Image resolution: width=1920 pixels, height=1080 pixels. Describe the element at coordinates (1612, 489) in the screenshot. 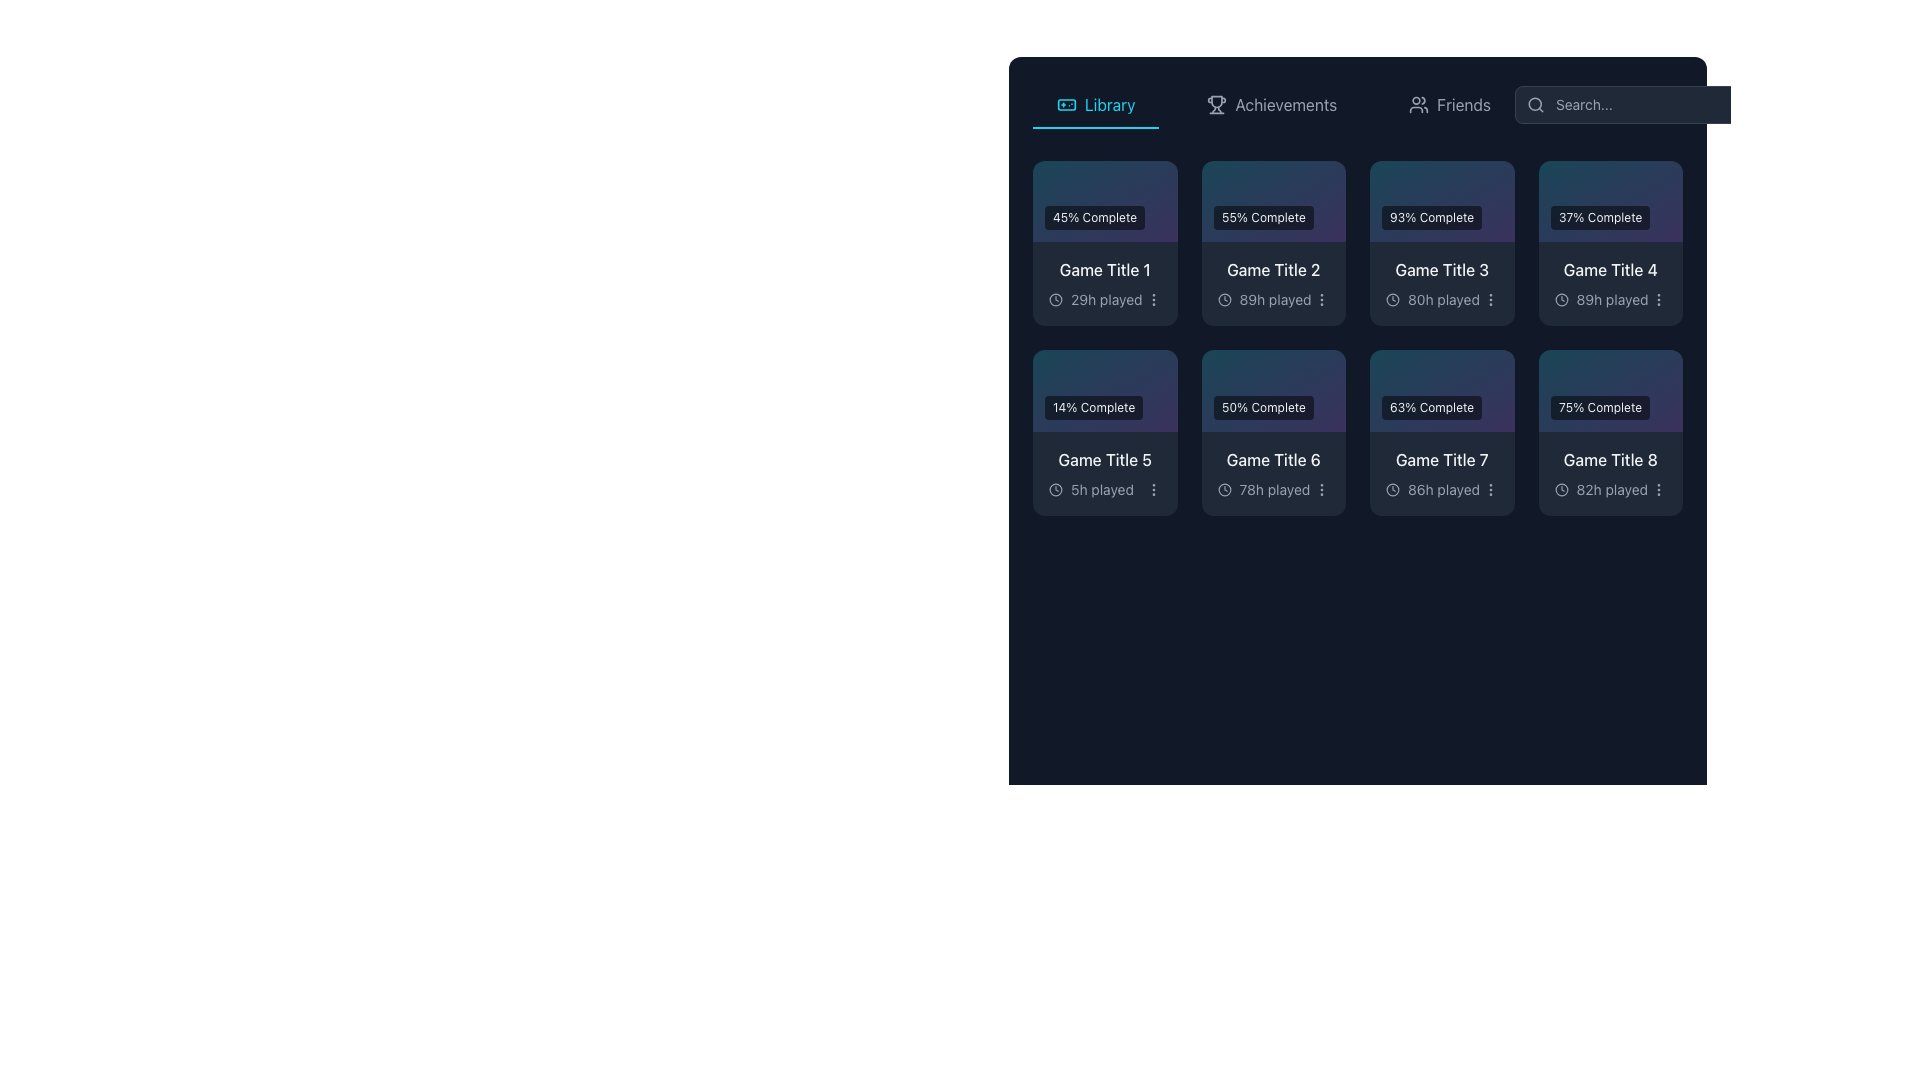

I see `the static text label indicating total playtime for 'Game Title 8', positioned at the bottom-right corner inside its card, after the clock icon` at that location.